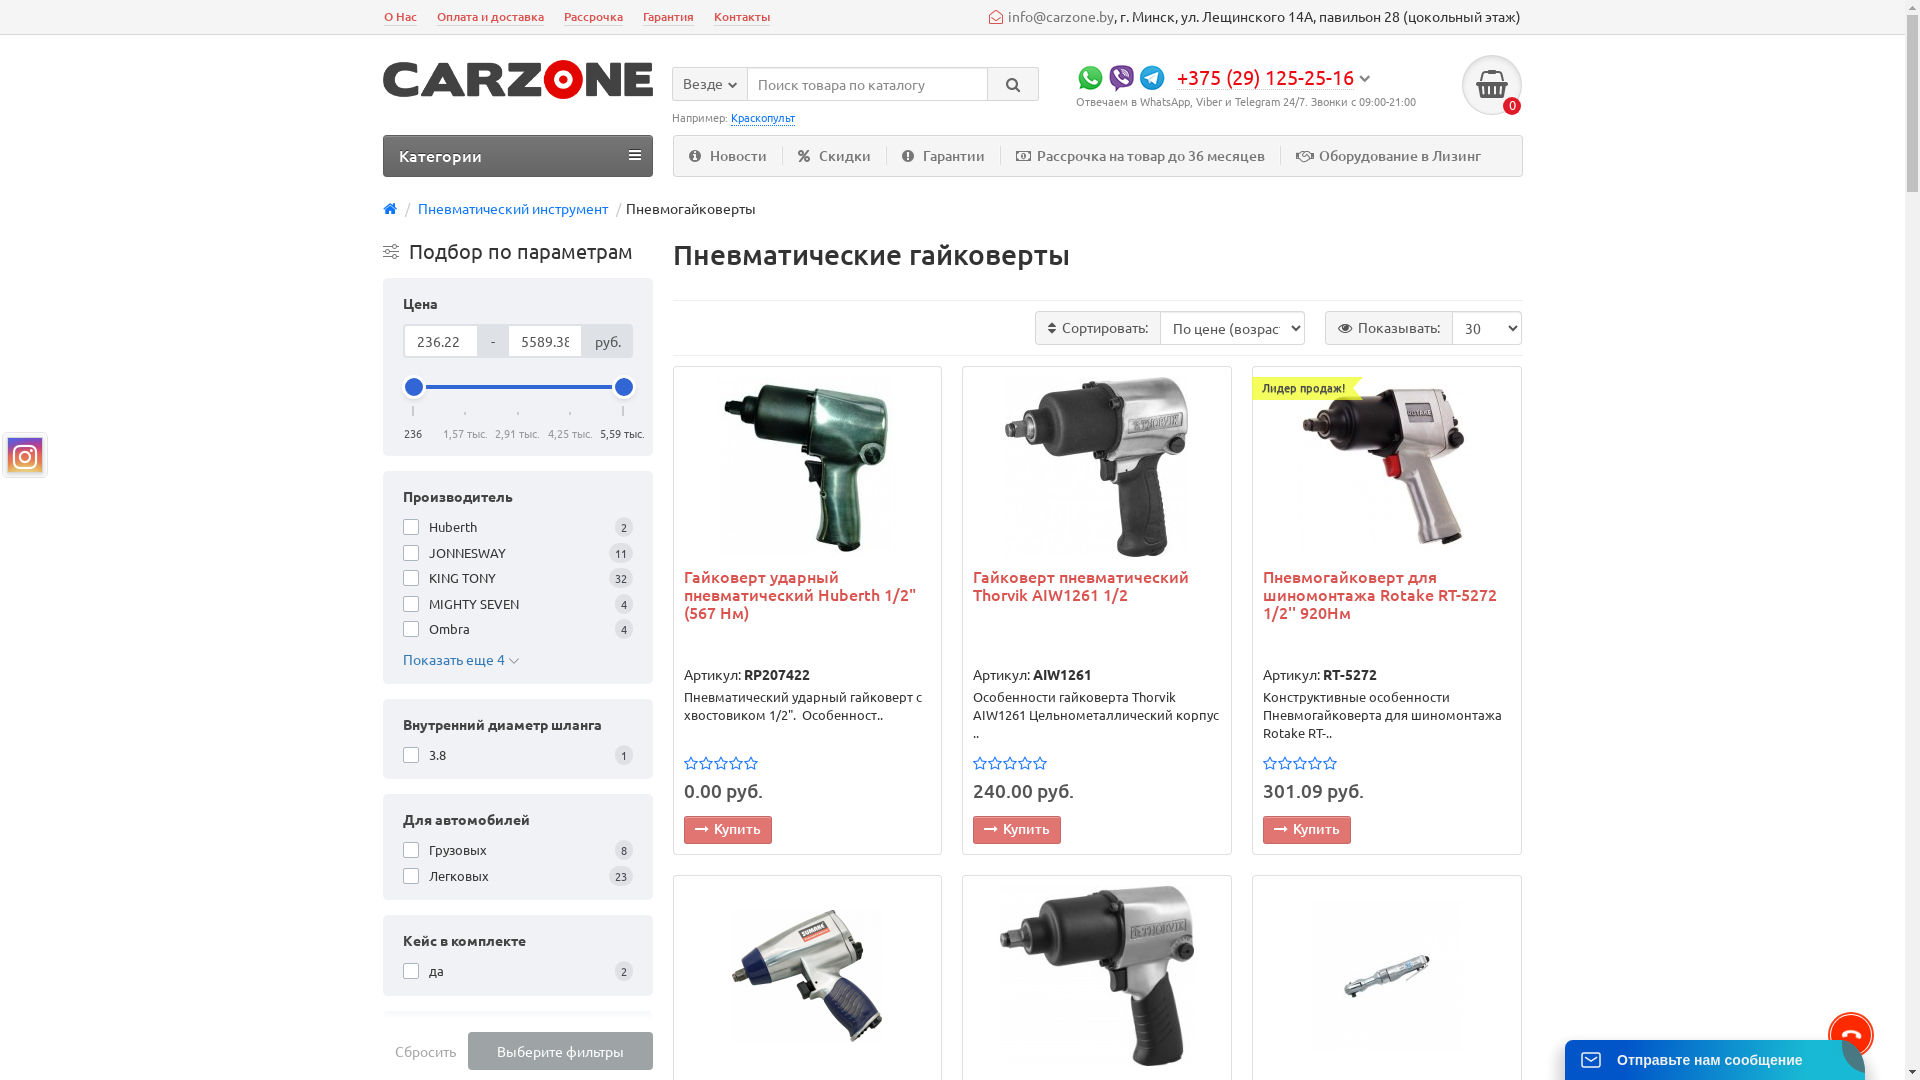 This screenshot has height=1080, width=1920. Describe the element at coordinates (517, 603) in the screenshot. I see `'MIGHTY SEVEN` at that location.